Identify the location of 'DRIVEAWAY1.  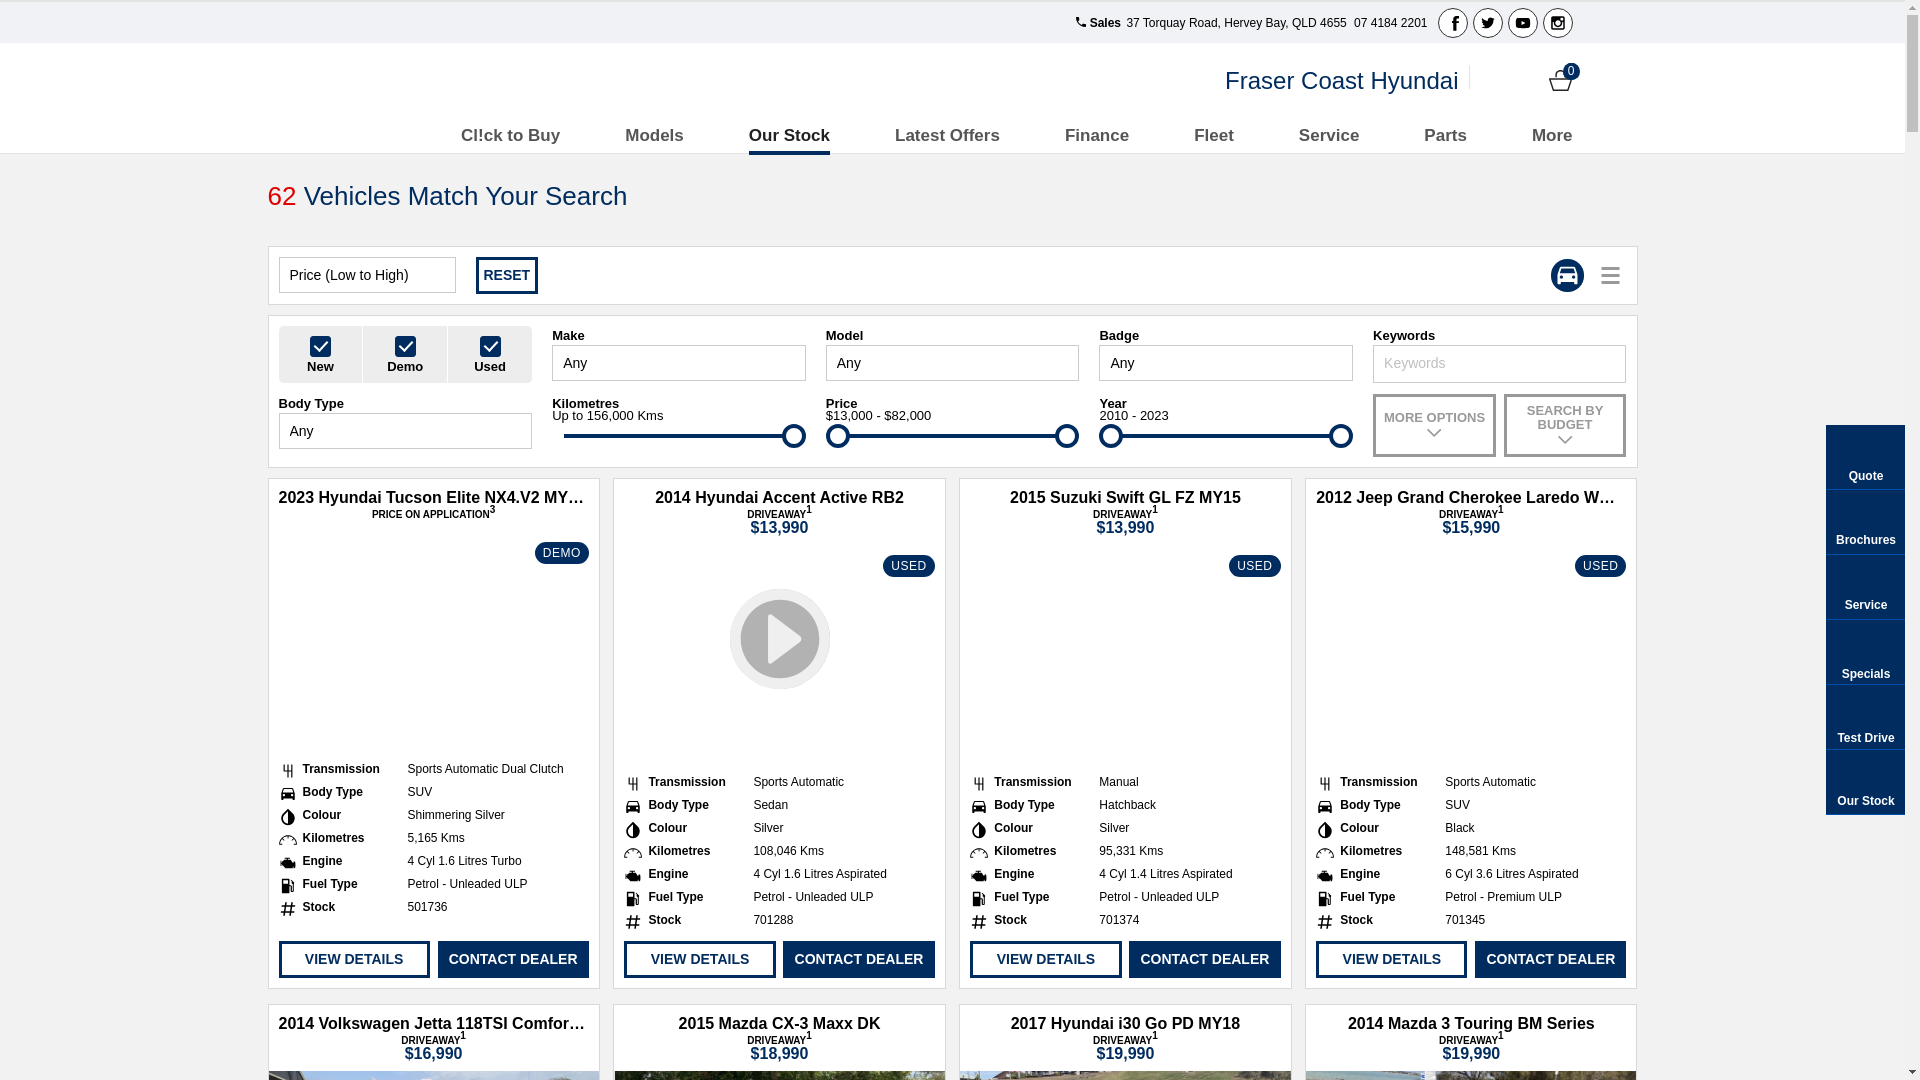
(432, 1045).